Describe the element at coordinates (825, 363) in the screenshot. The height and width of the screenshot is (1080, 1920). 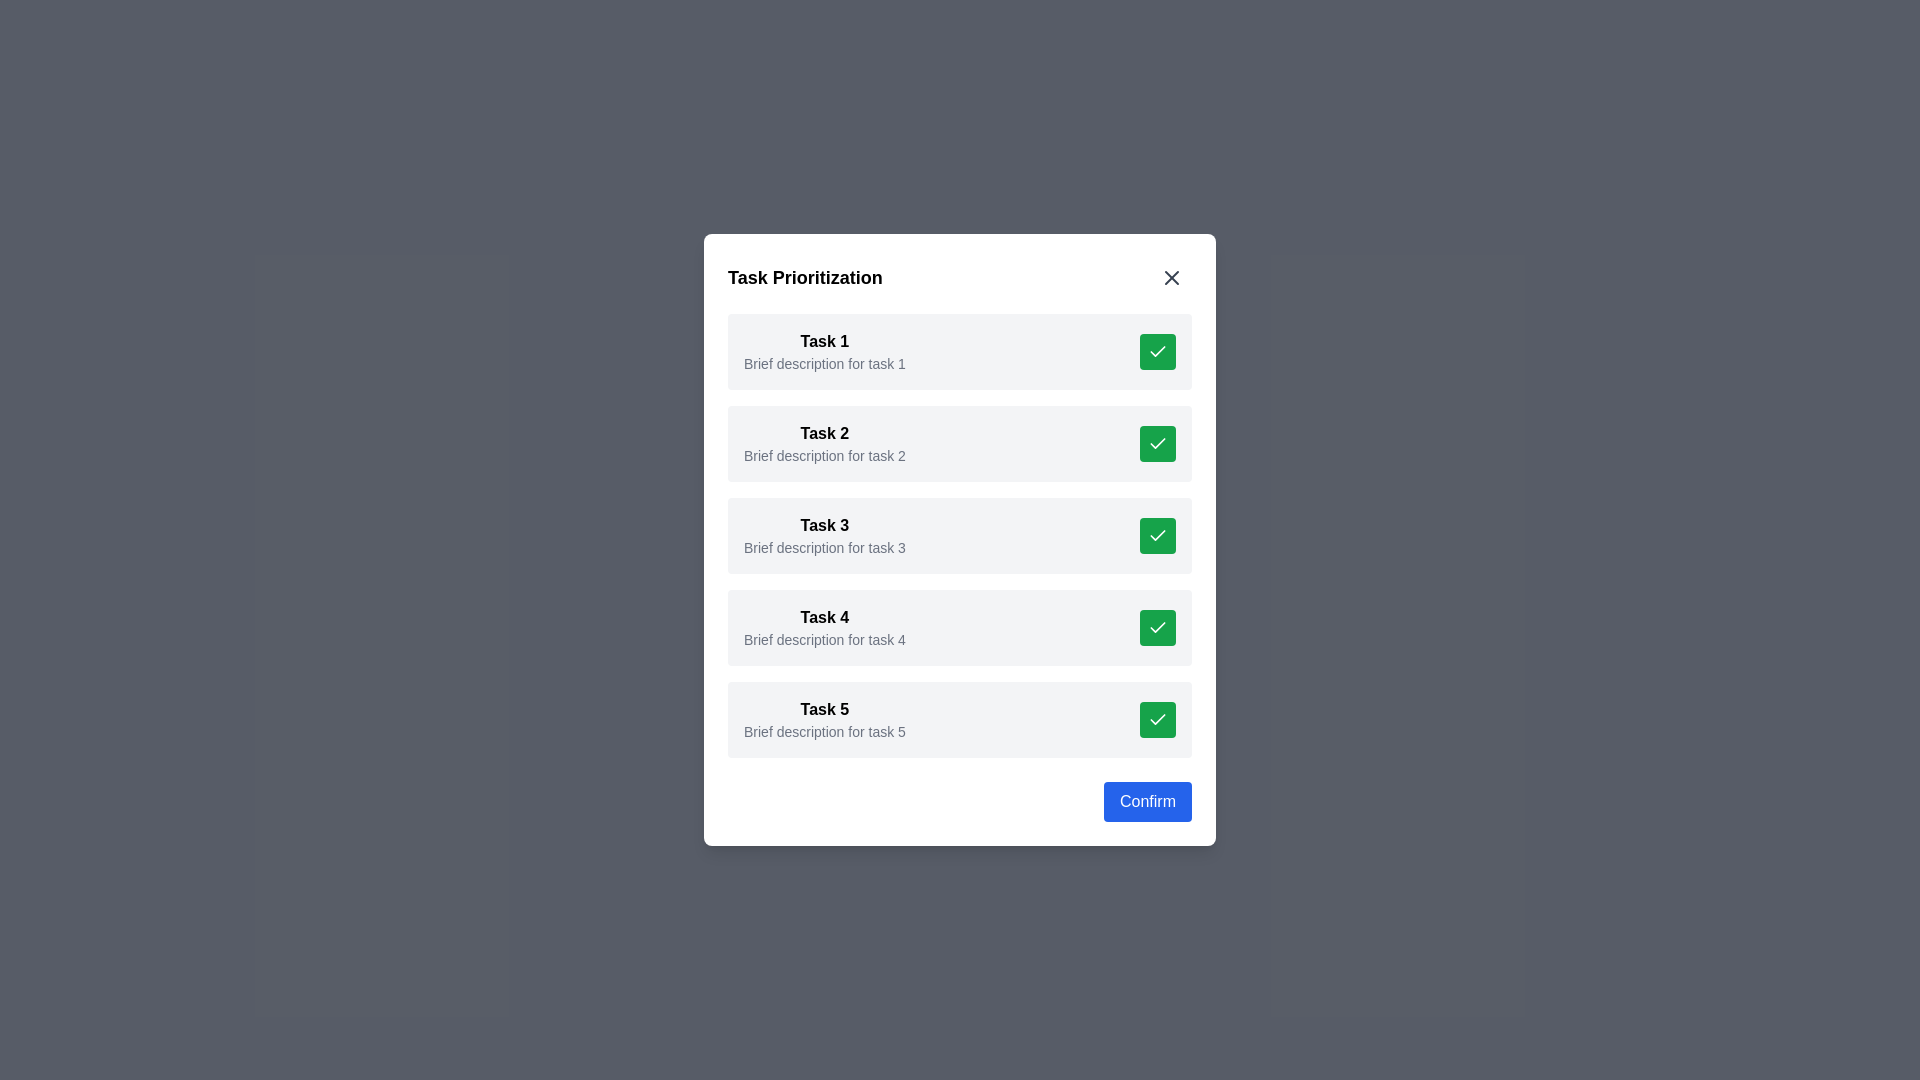
I see `the static text label providing additional information about 'Task 1', which is located directly below the title in the first task item of a vertical list inside a pop-up dialog` at that location.